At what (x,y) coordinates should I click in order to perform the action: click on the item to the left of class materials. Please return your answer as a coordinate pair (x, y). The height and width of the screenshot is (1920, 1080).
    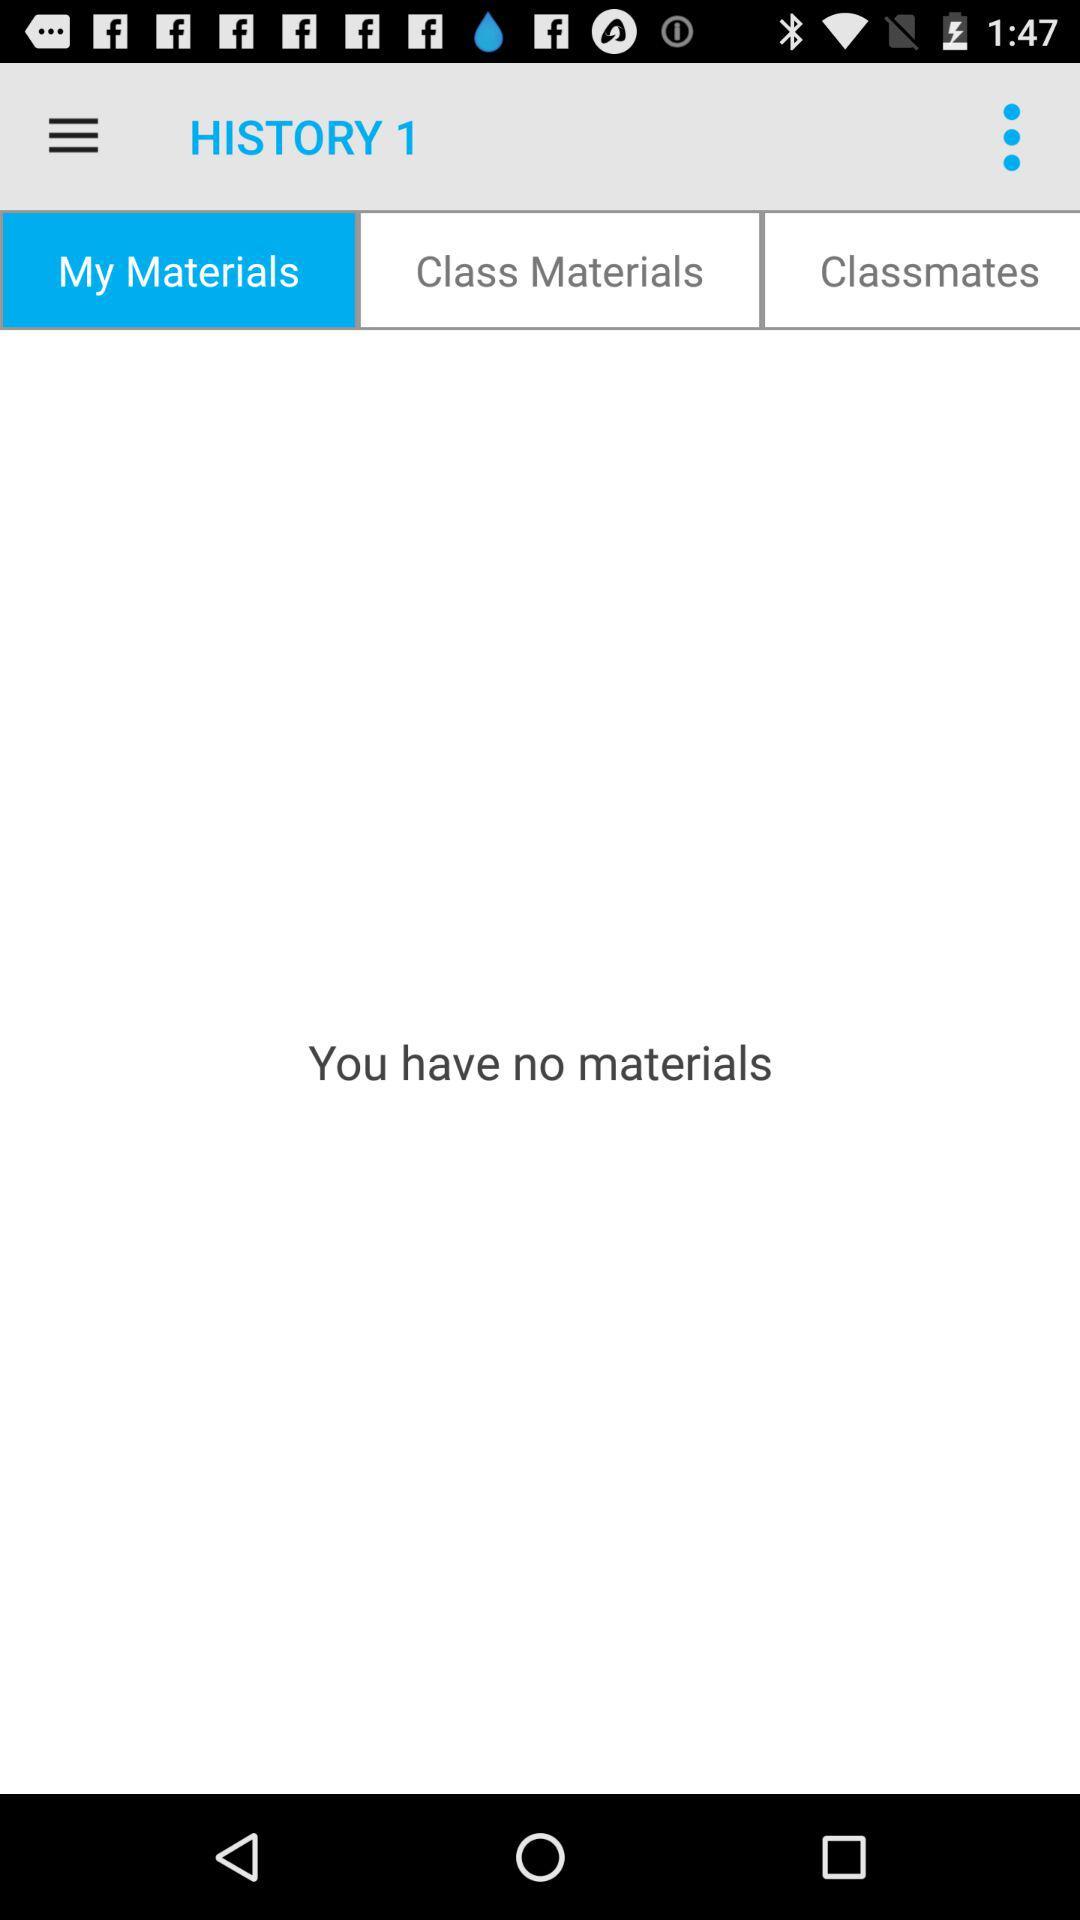
    Looking at the image, I should click on (177, 268).